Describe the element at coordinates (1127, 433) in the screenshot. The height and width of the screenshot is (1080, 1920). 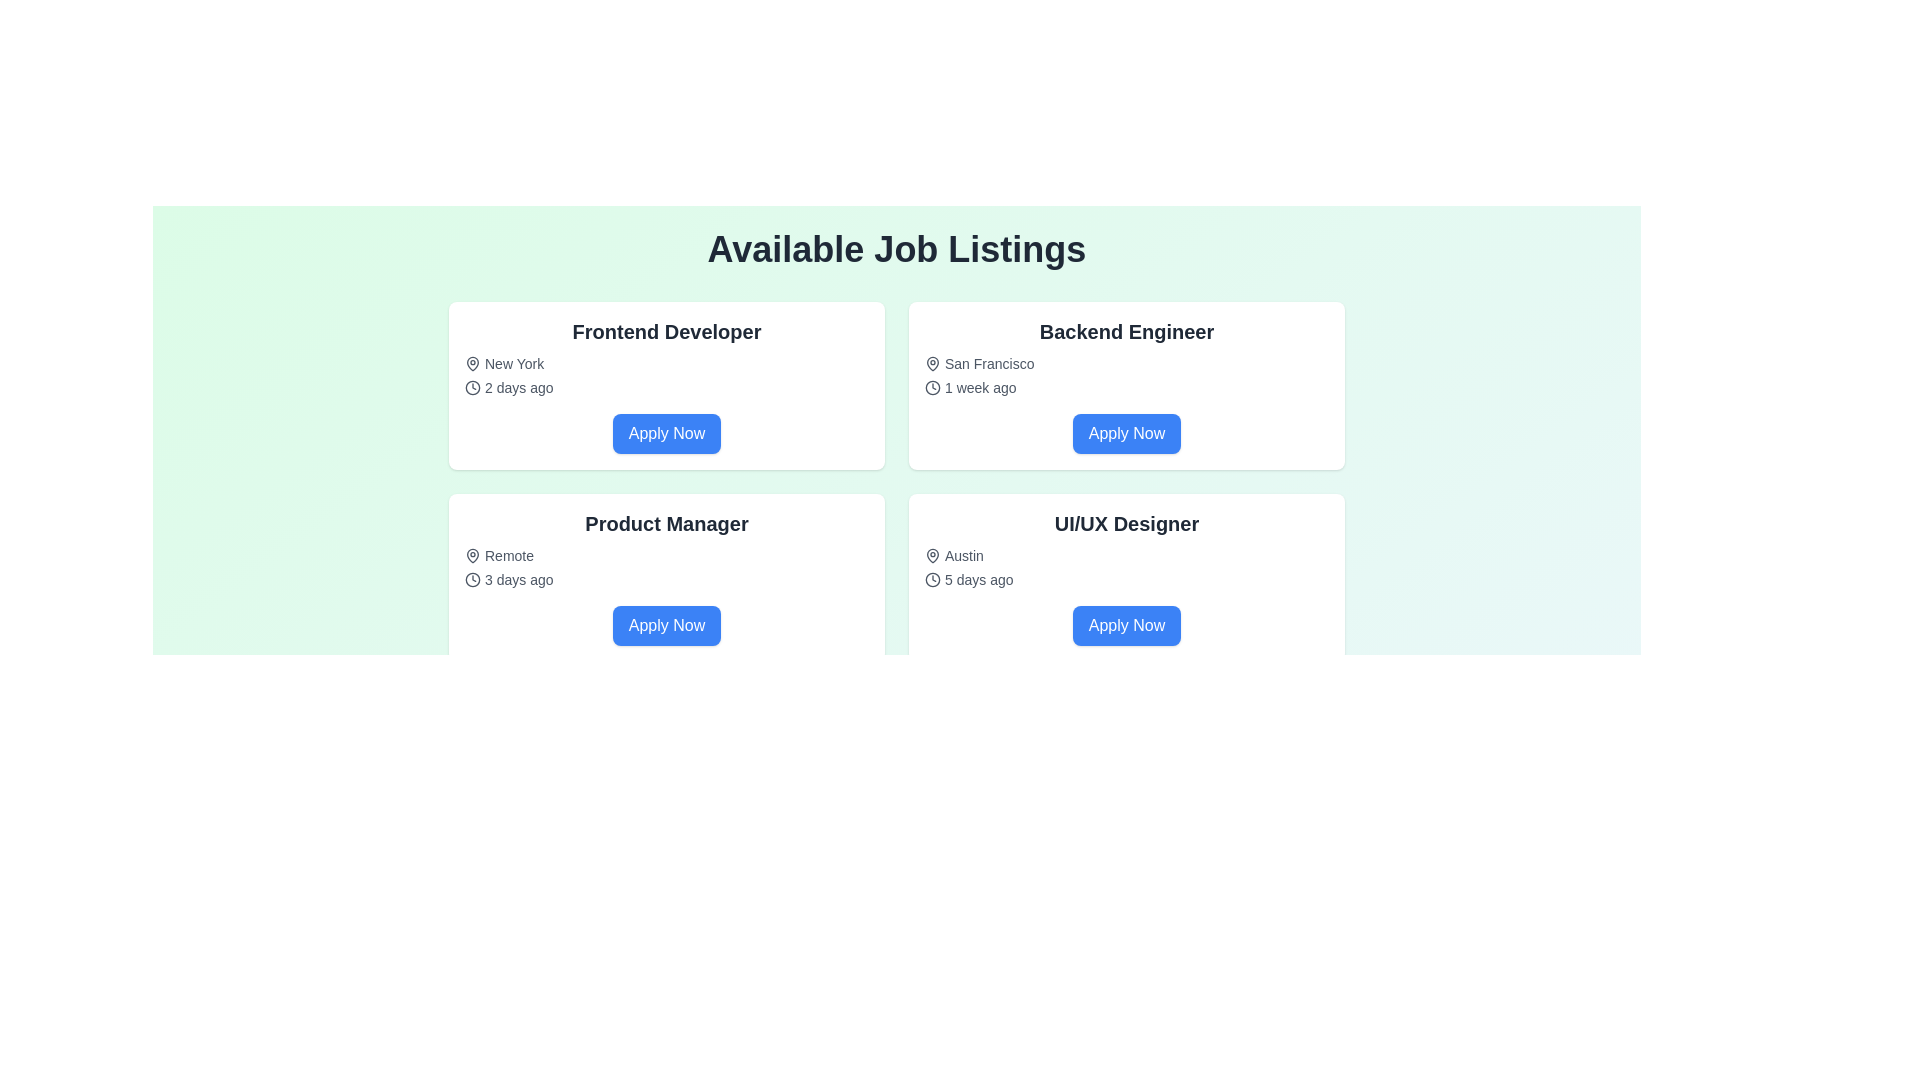
I see `the blue 'Apply Now' button with white text located at the bottom of the 'Backend Engineer' job card to initiate the application process` at that location.